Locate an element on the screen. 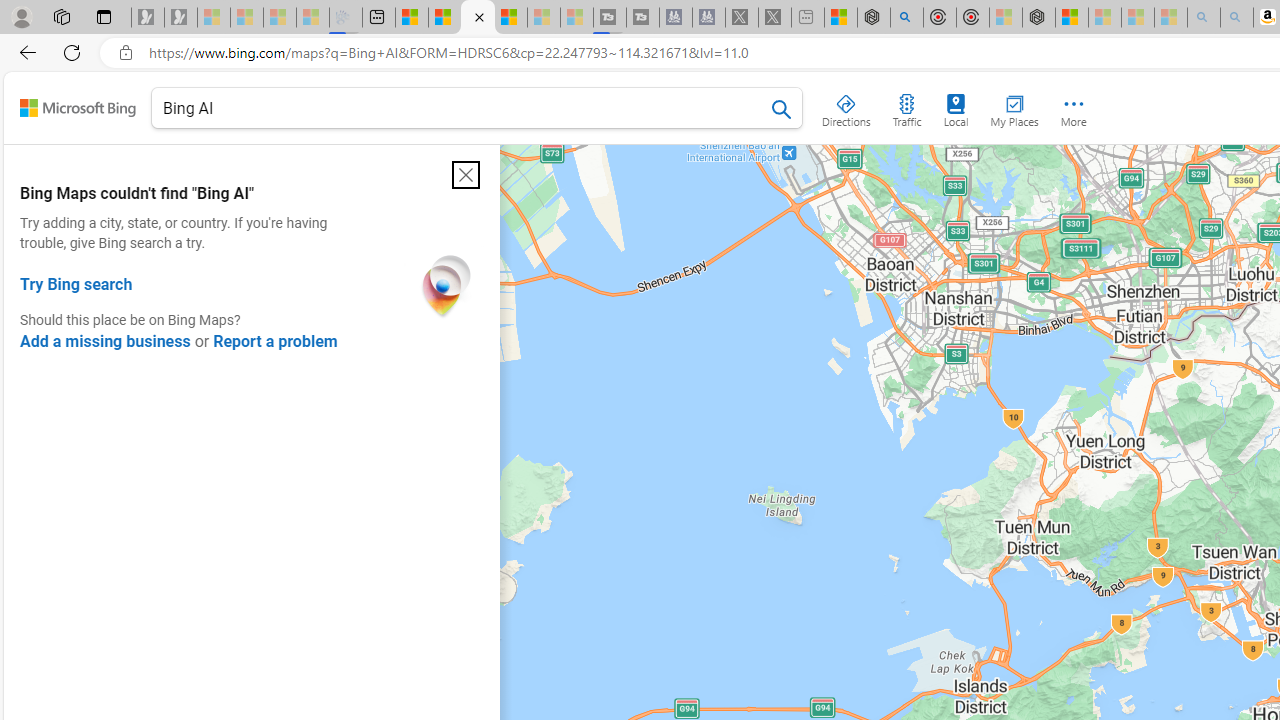 This screenshot has width=1280, height=720. 'Microsoft Start - Sleeping' is located at coordinates (544, 17).